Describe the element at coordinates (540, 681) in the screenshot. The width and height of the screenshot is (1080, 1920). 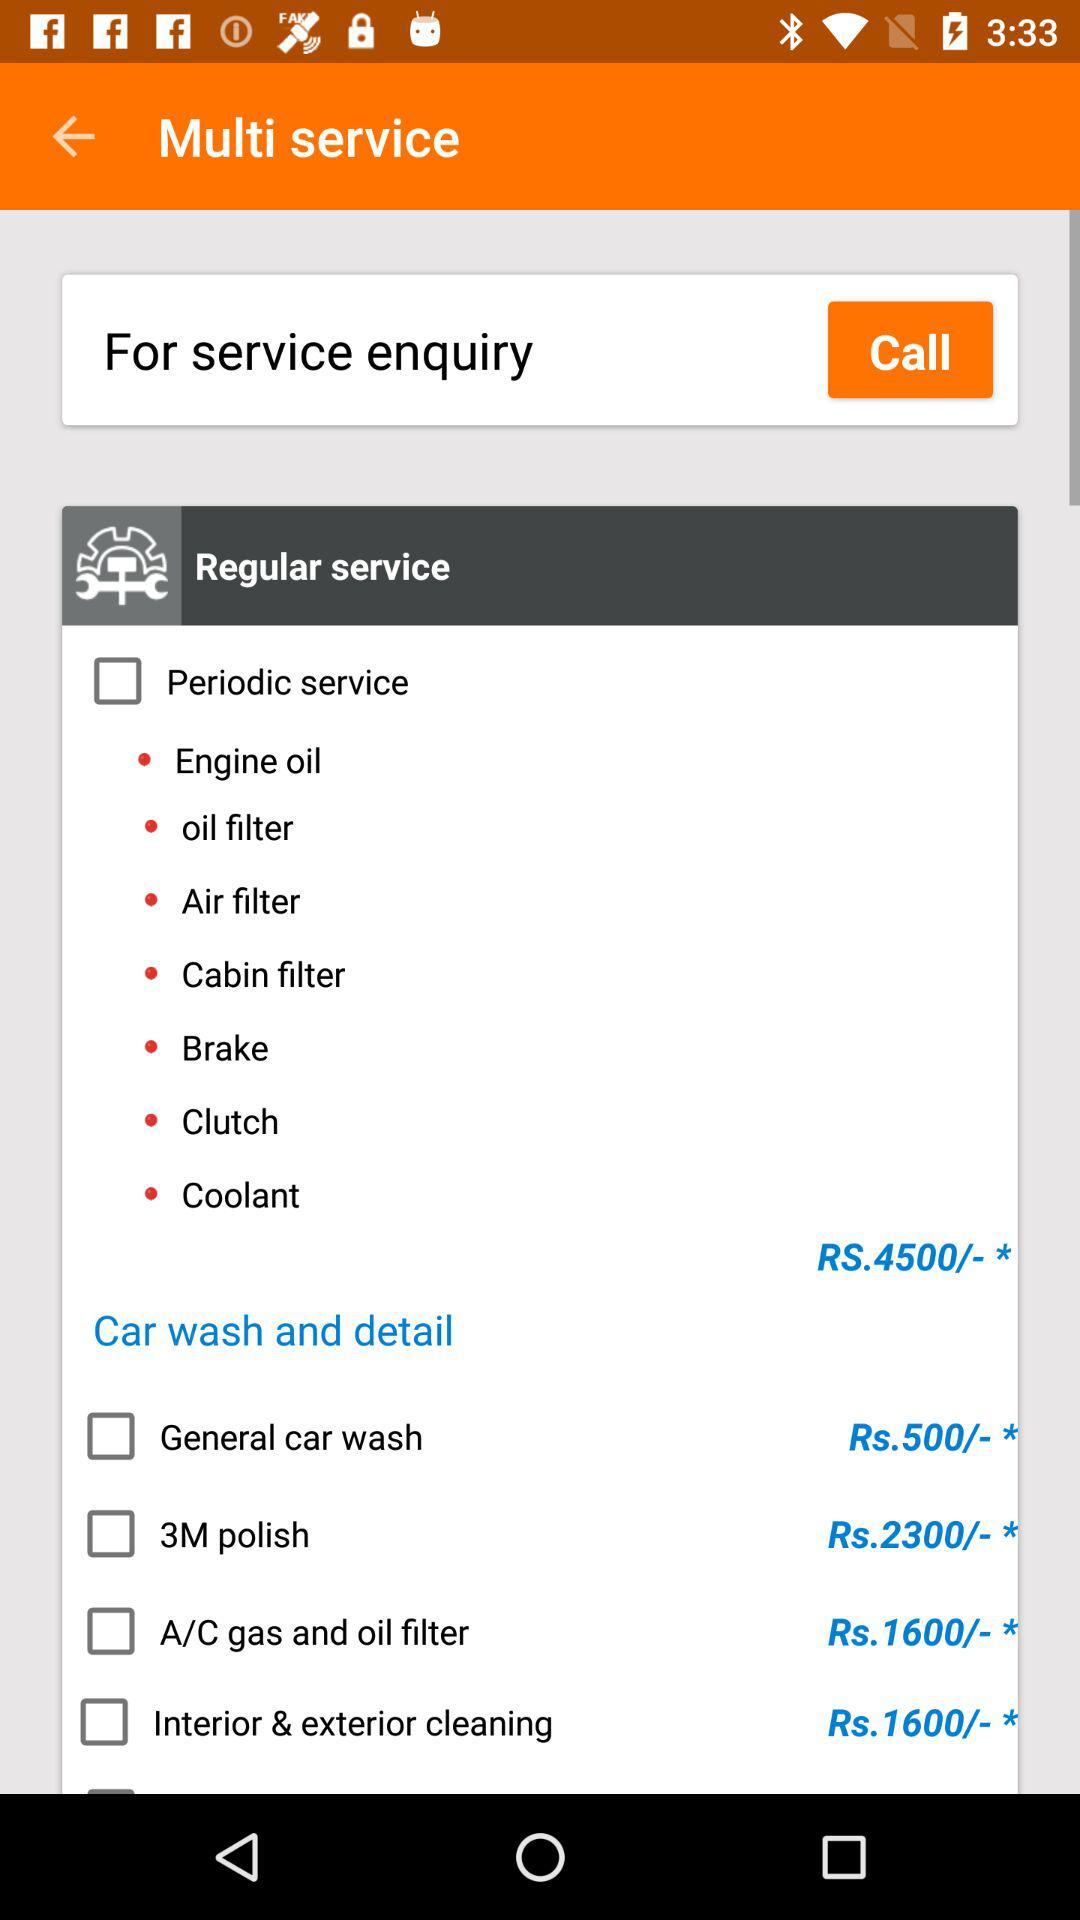
I see `the periodic service icon` at that location.